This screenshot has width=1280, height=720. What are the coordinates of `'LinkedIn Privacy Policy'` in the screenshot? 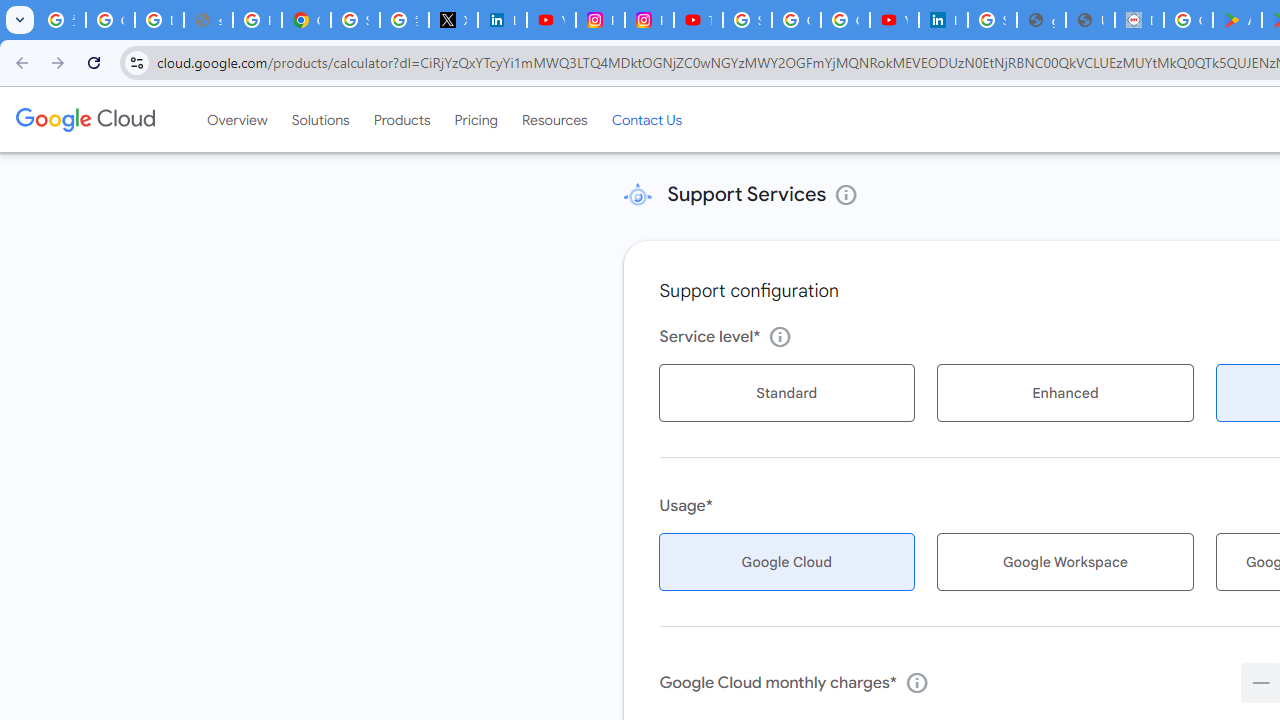 It's located at (502, 20).